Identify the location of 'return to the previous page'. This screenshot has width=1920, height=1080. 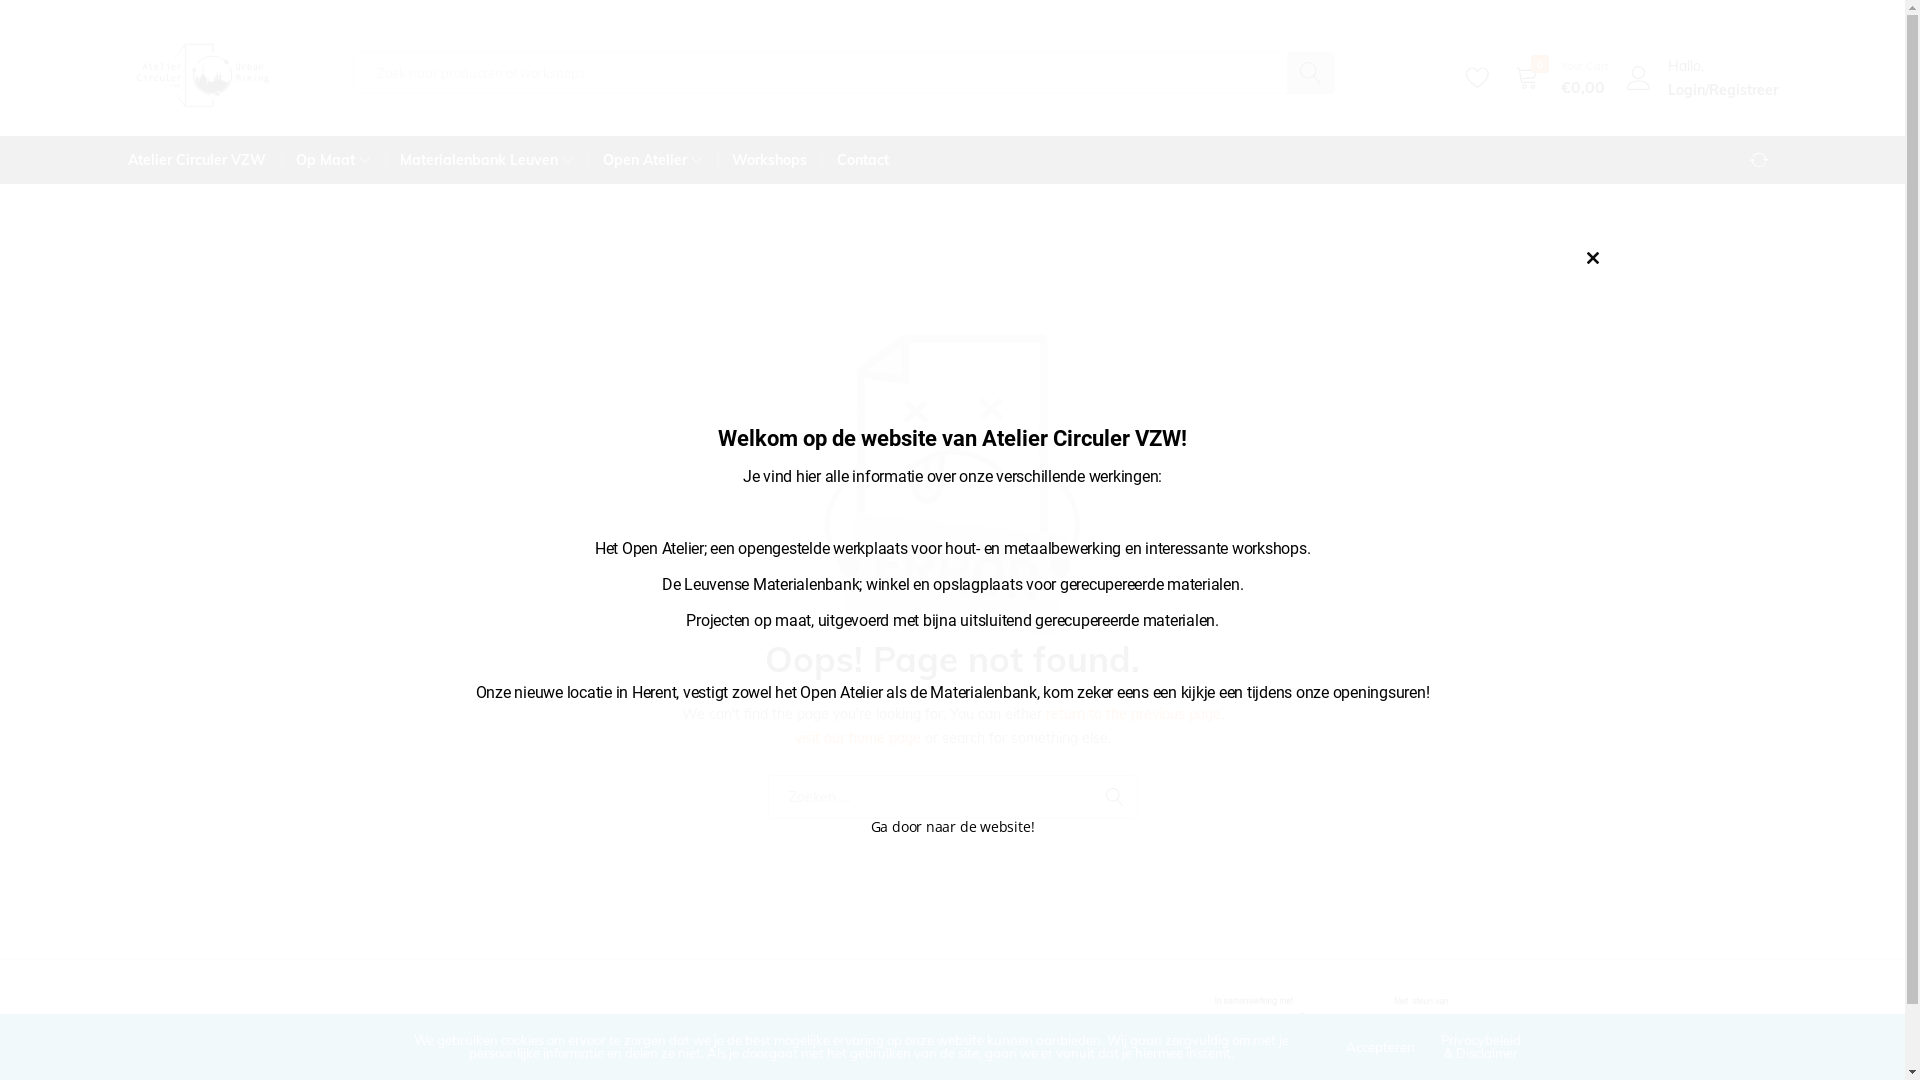
(1133, 712).